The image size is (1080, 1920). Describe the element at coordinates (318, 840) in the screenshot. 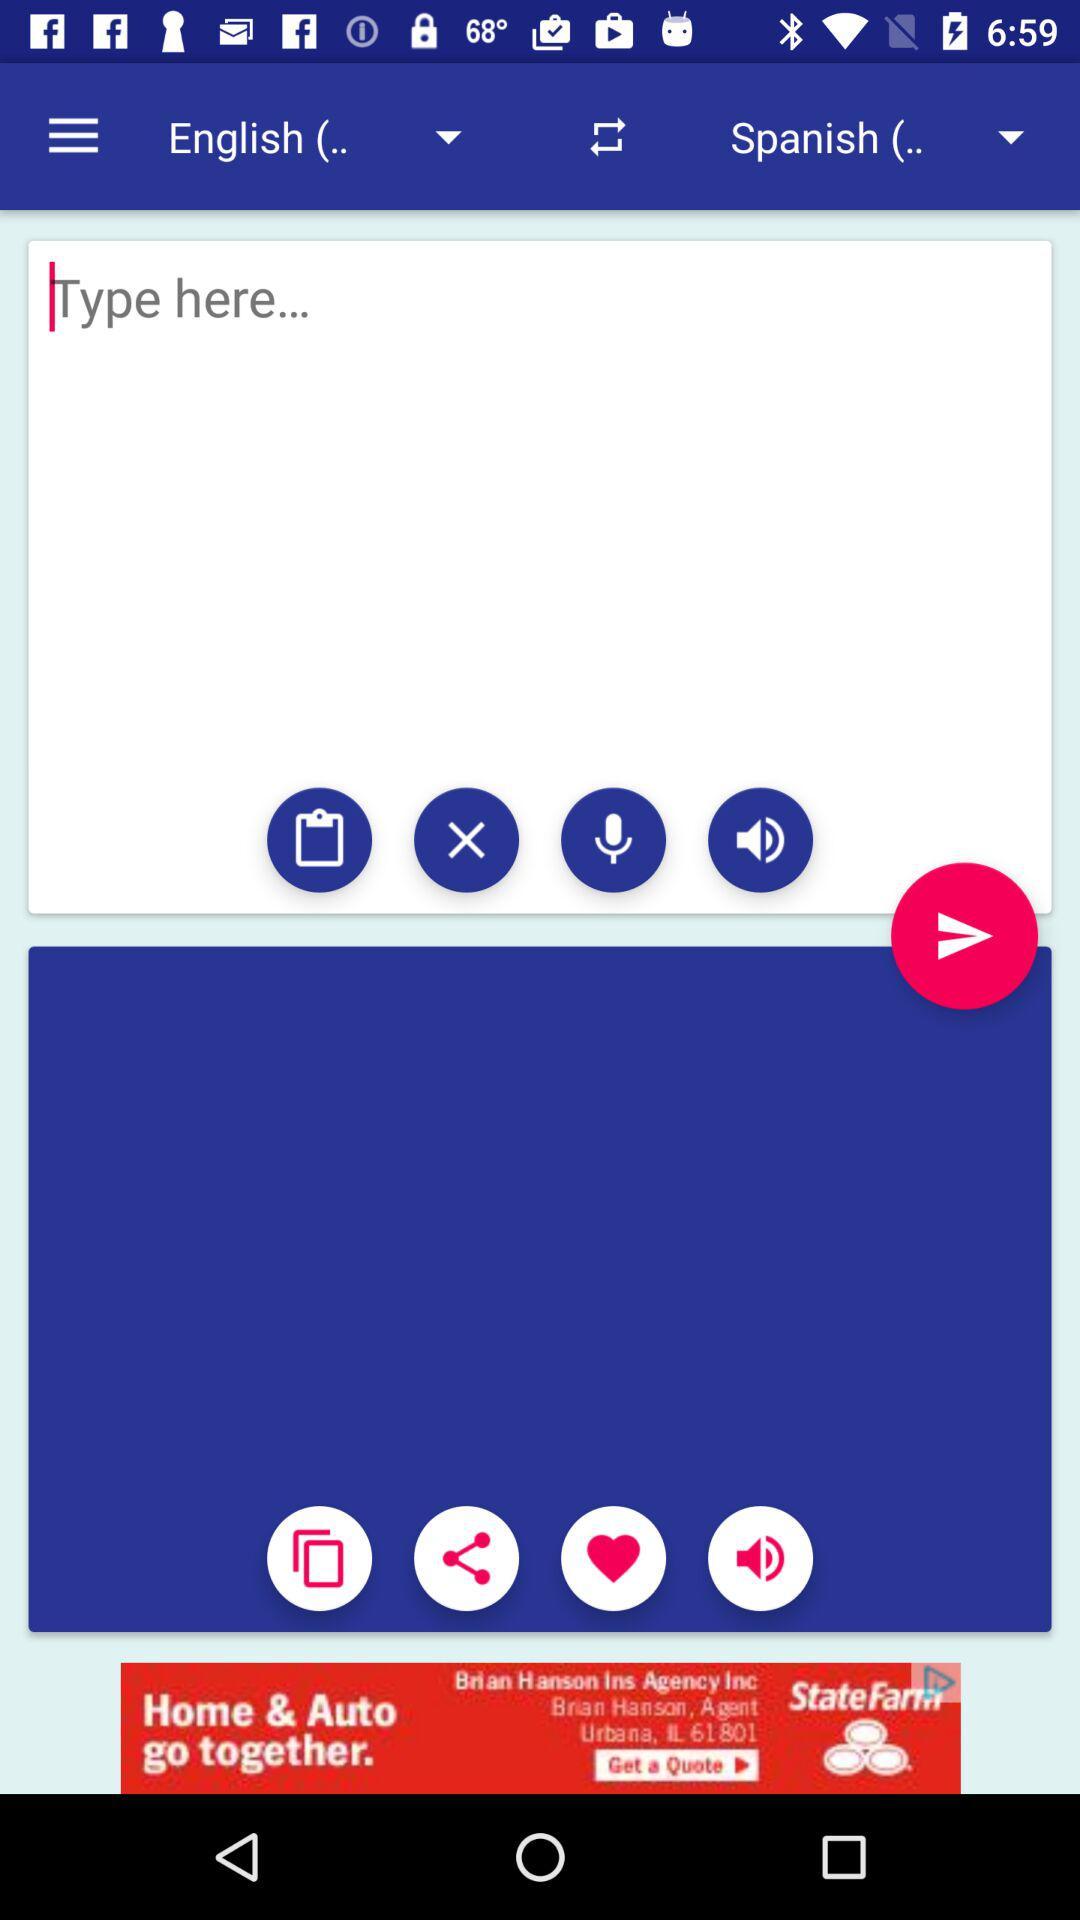

I see `access clipboard` at that location.